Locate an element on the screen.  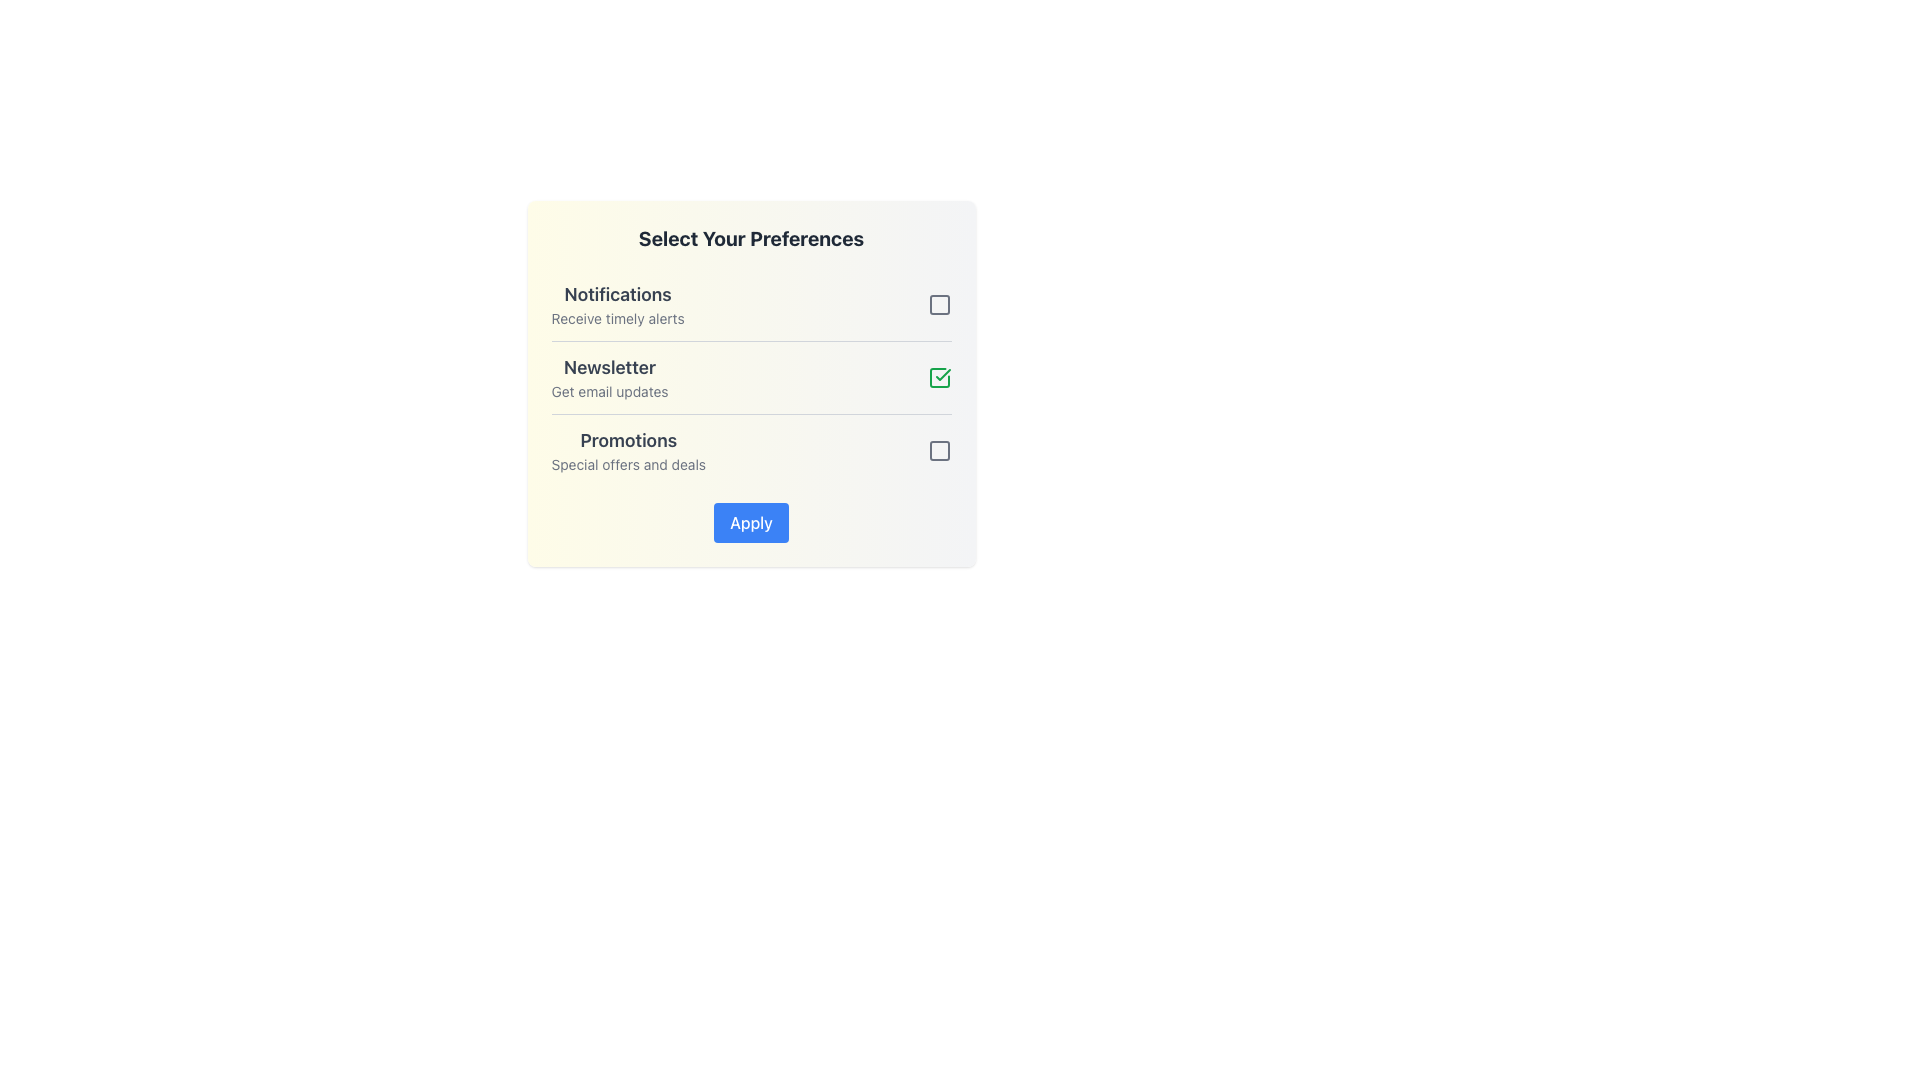
the static text that provides clarification about the 'Notifications' preference choice, located immediately underneath the 'Notifications' heading is located at coordinates (617, 318).